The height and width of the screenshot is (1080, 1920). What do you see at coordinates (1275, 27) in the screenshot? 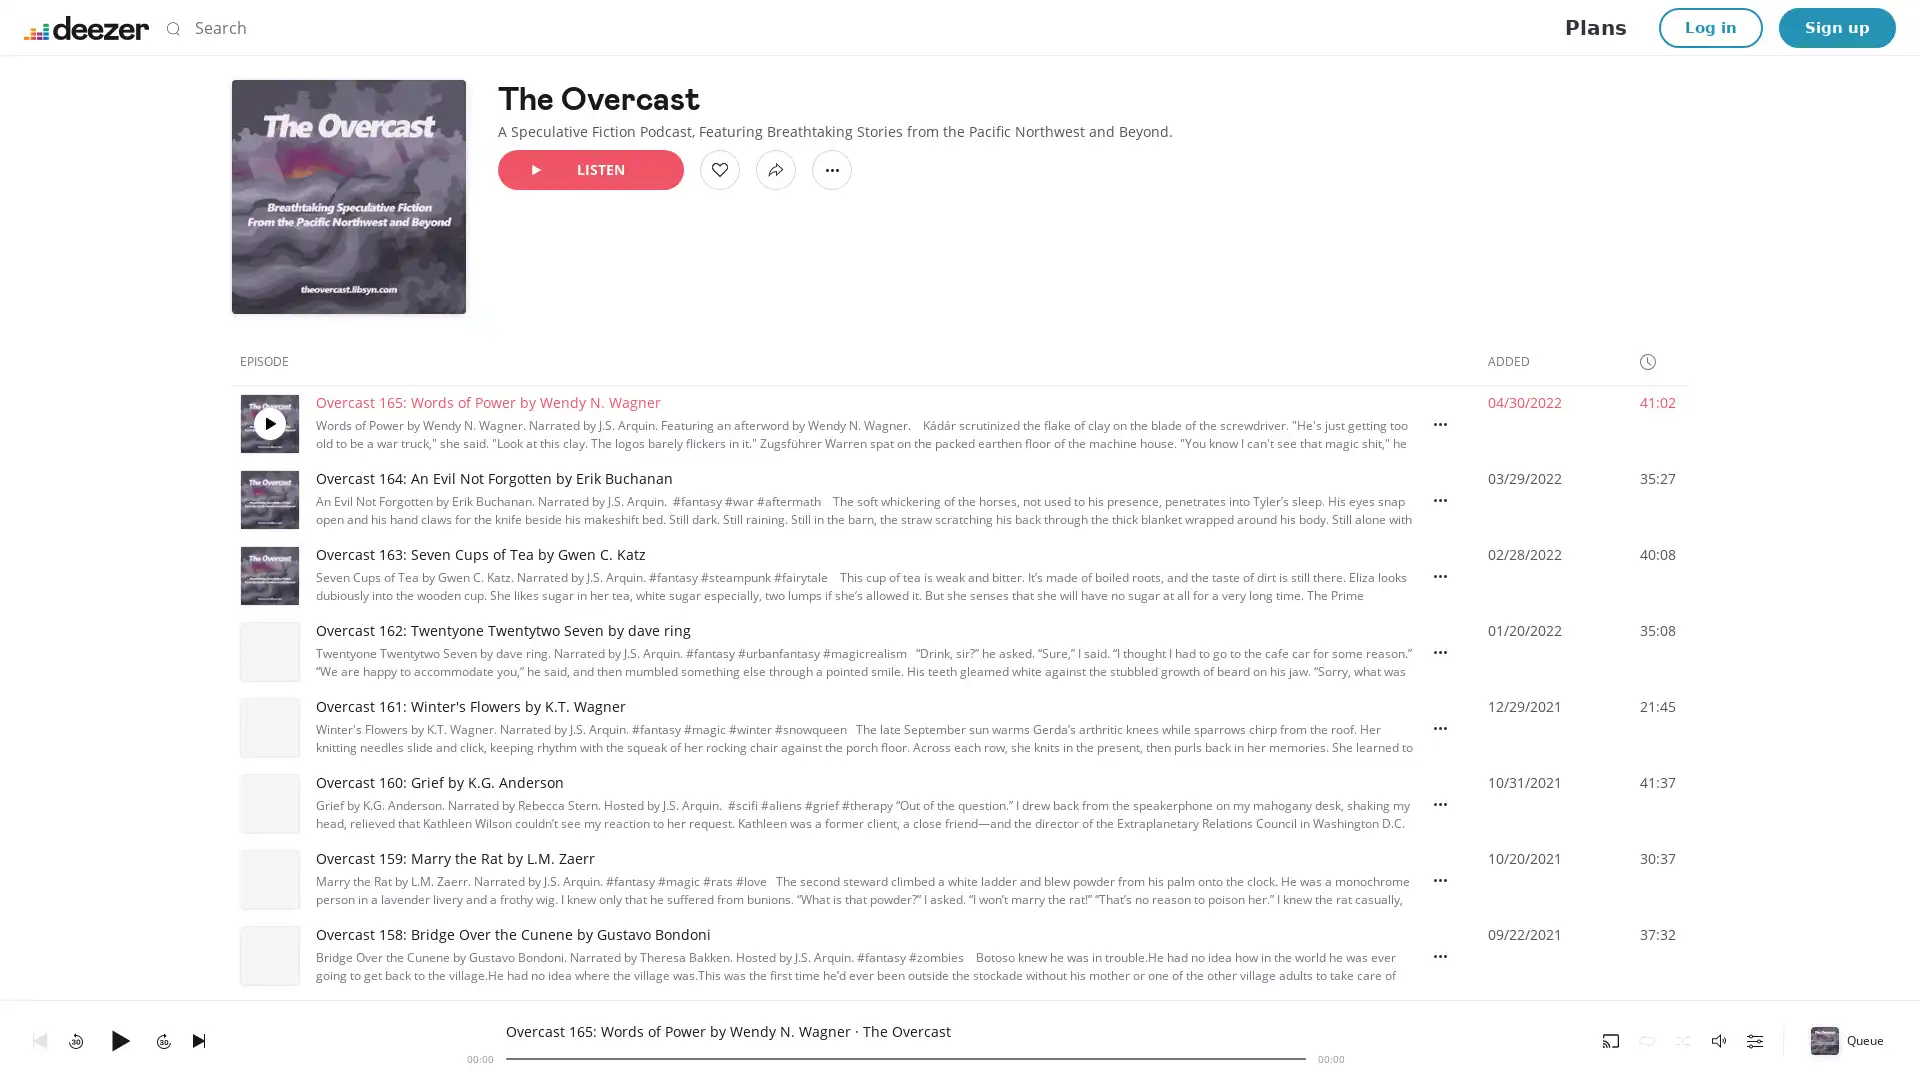
I see `Clear` at bounding box center [1275, 27].